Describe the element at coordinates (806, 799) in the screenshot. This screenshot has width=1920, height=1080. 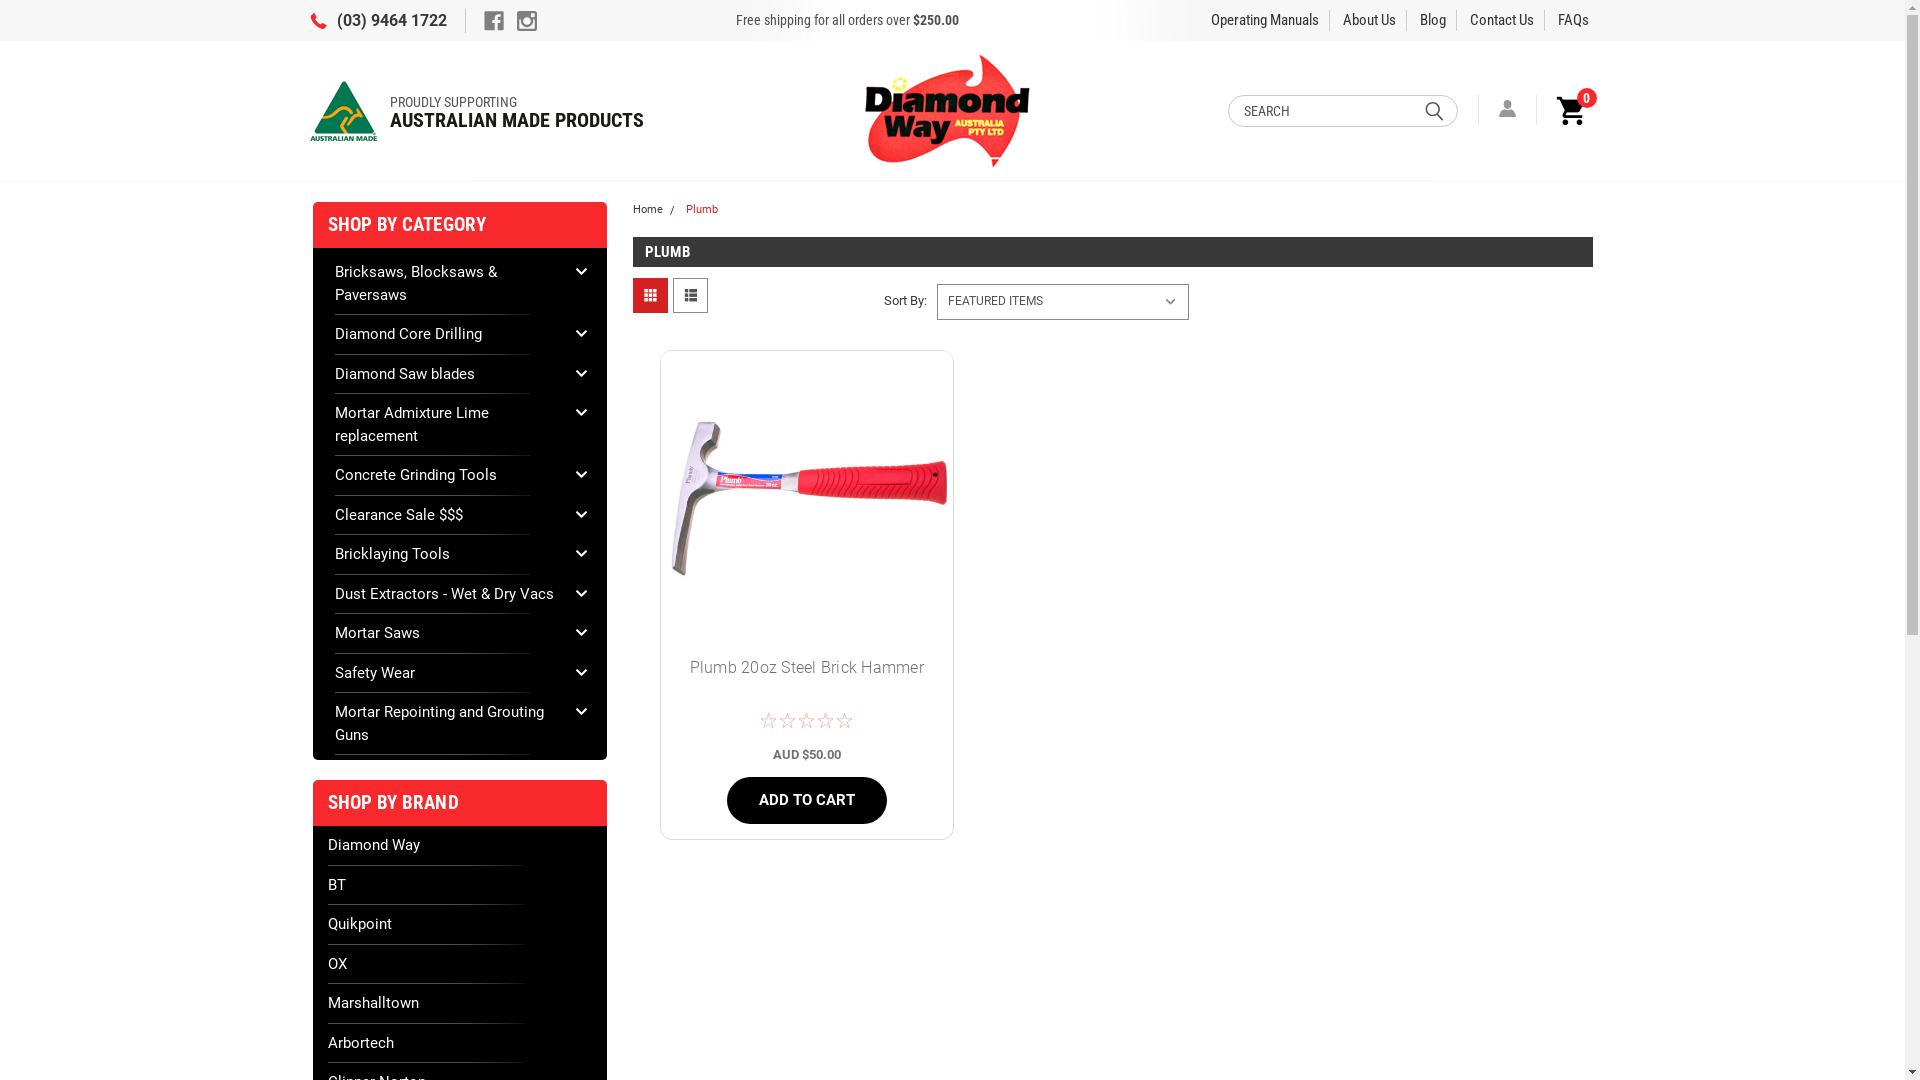
I see `'ADD TO CART'` at that location.